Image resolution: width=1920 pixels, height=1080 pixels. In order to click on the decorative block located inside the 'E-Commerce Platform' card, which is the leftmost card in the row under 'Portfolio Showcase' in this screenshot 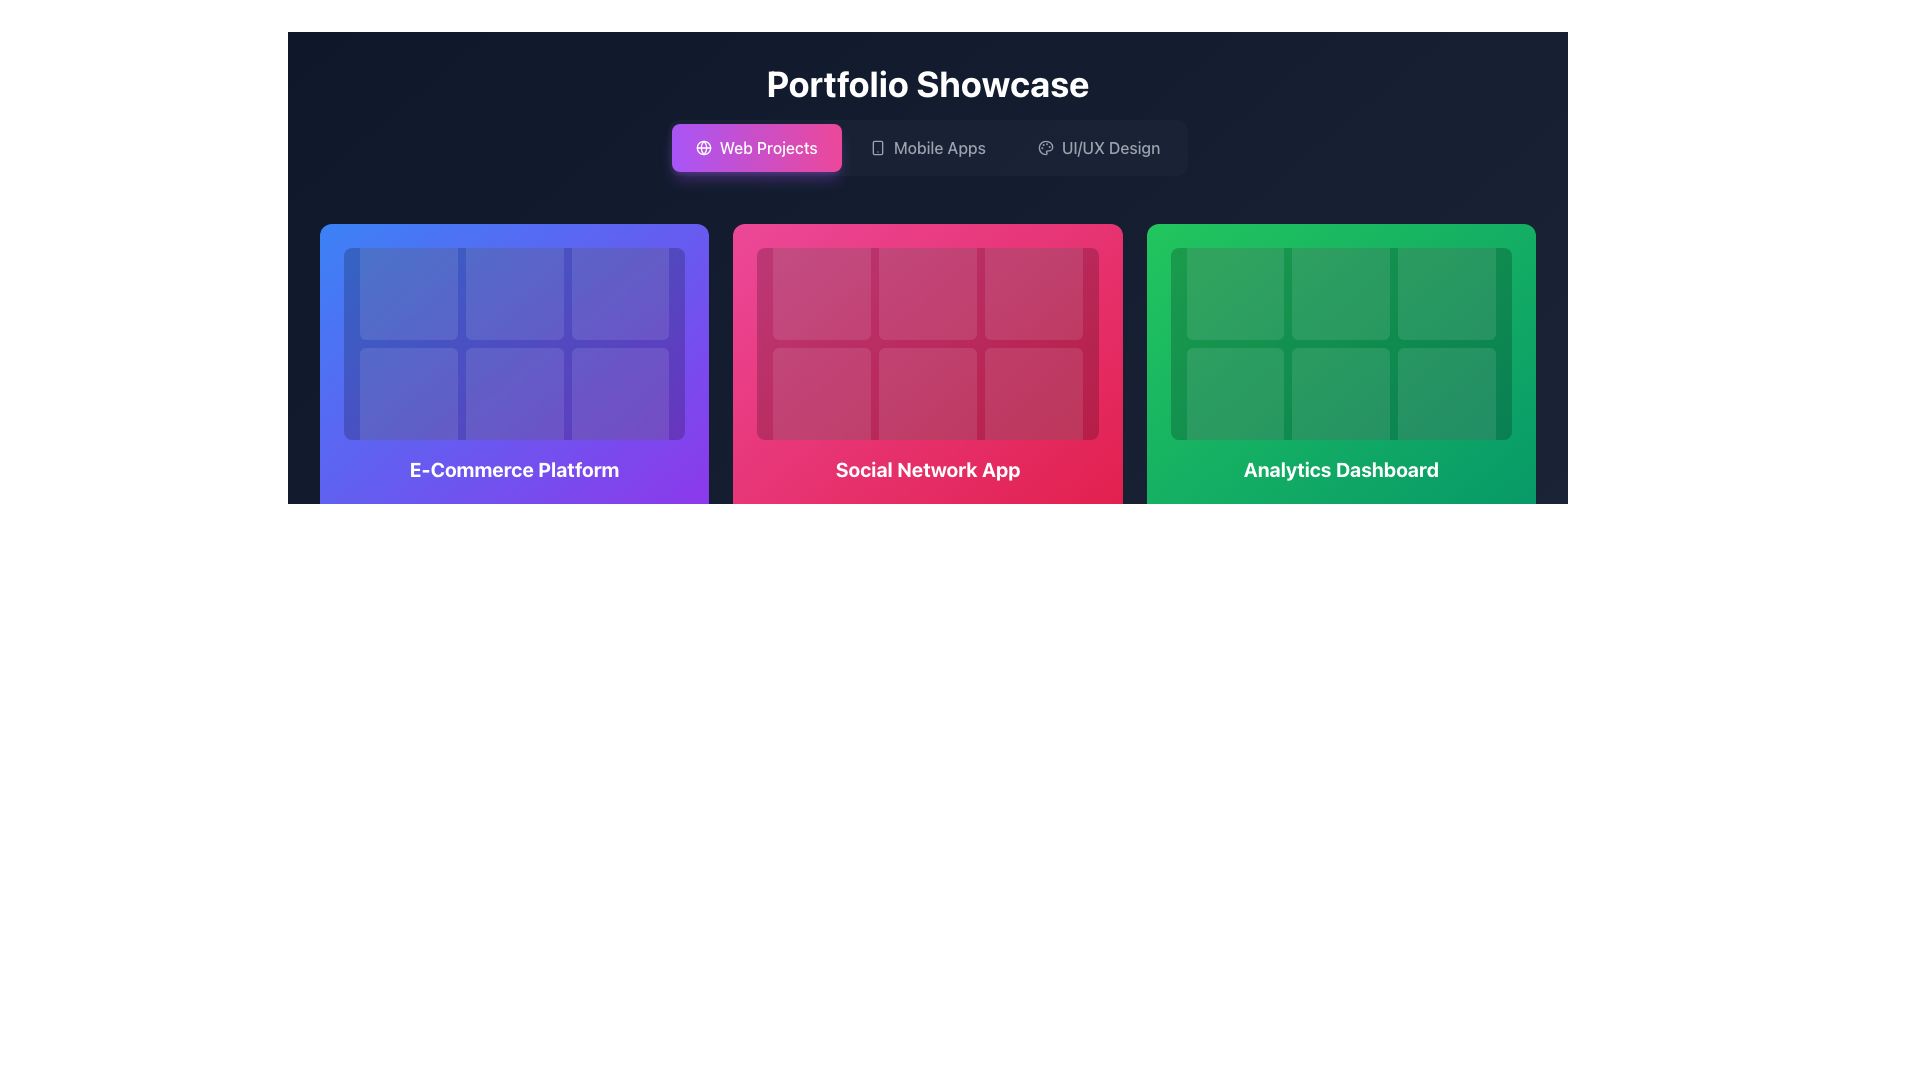, I will do `click(514, 342)`.